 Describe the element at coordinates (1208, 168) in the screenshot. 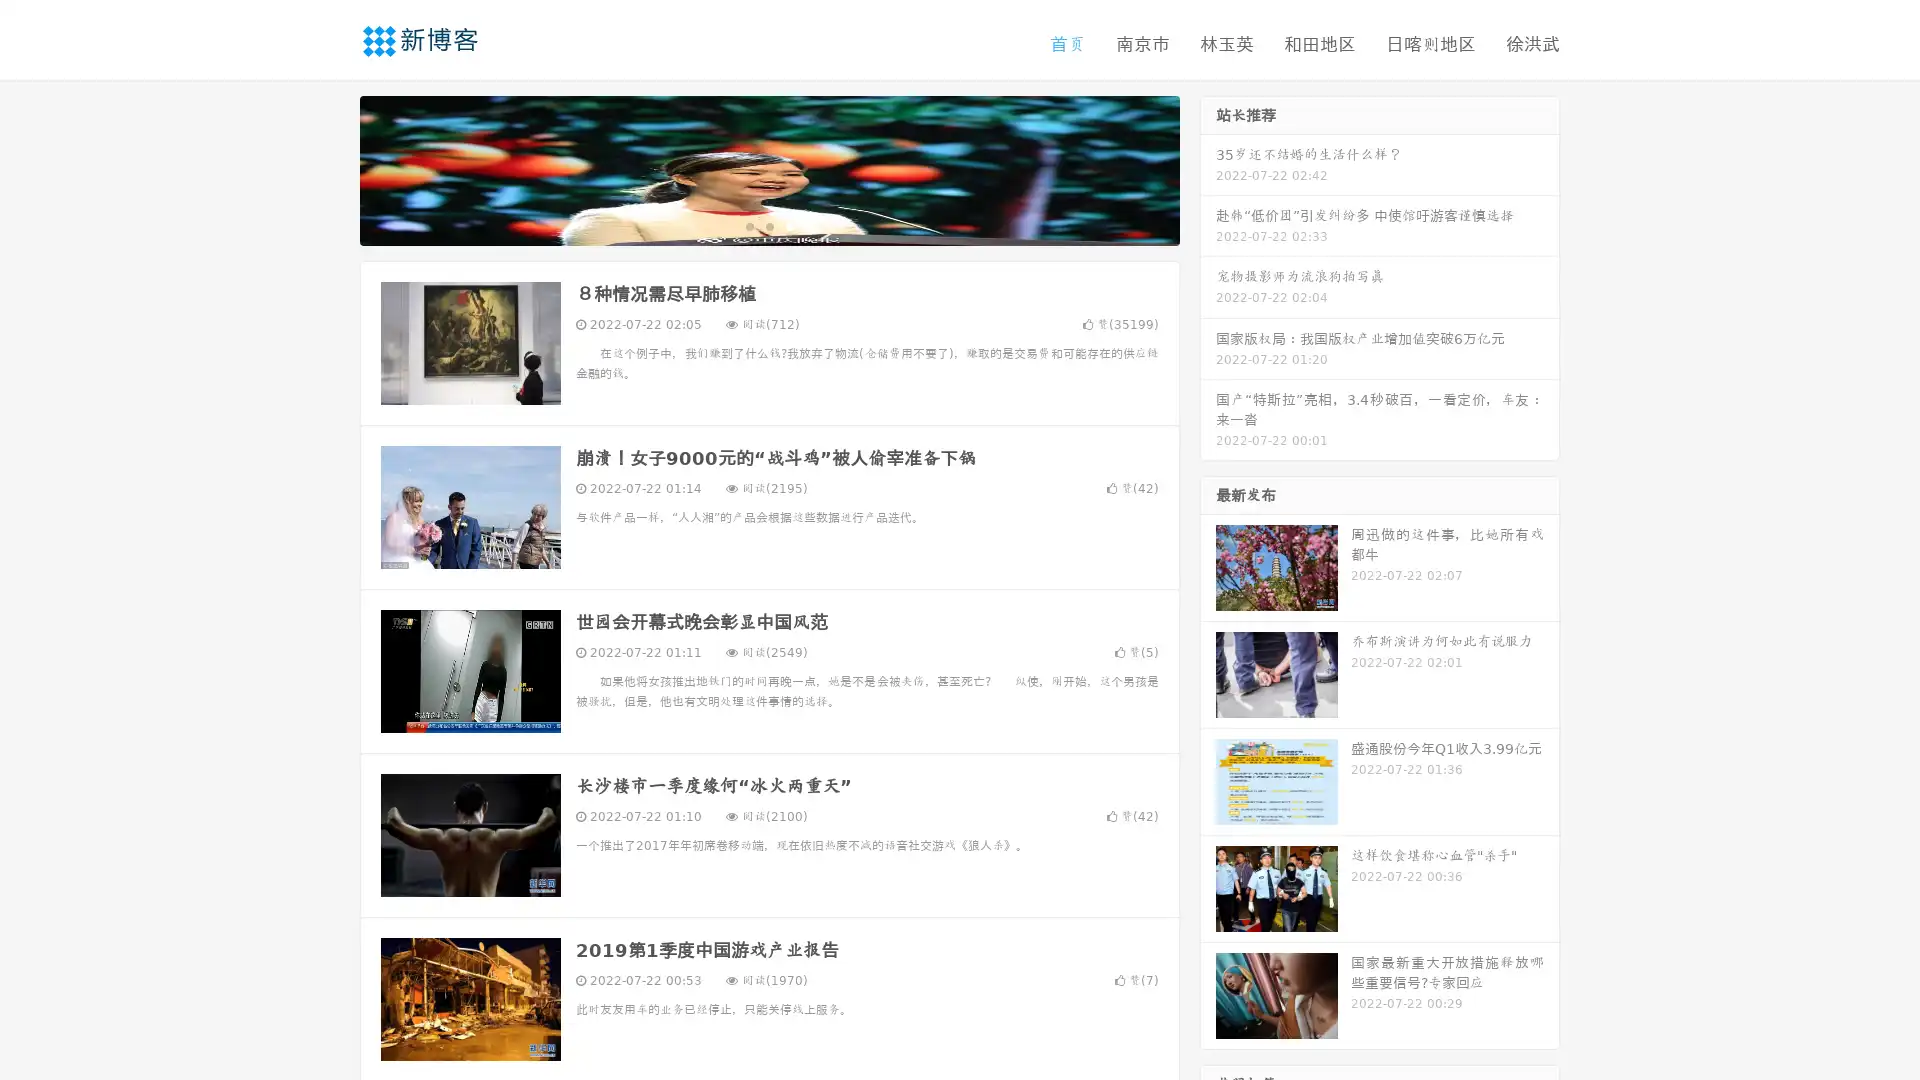

I see `Next slide` at that location.